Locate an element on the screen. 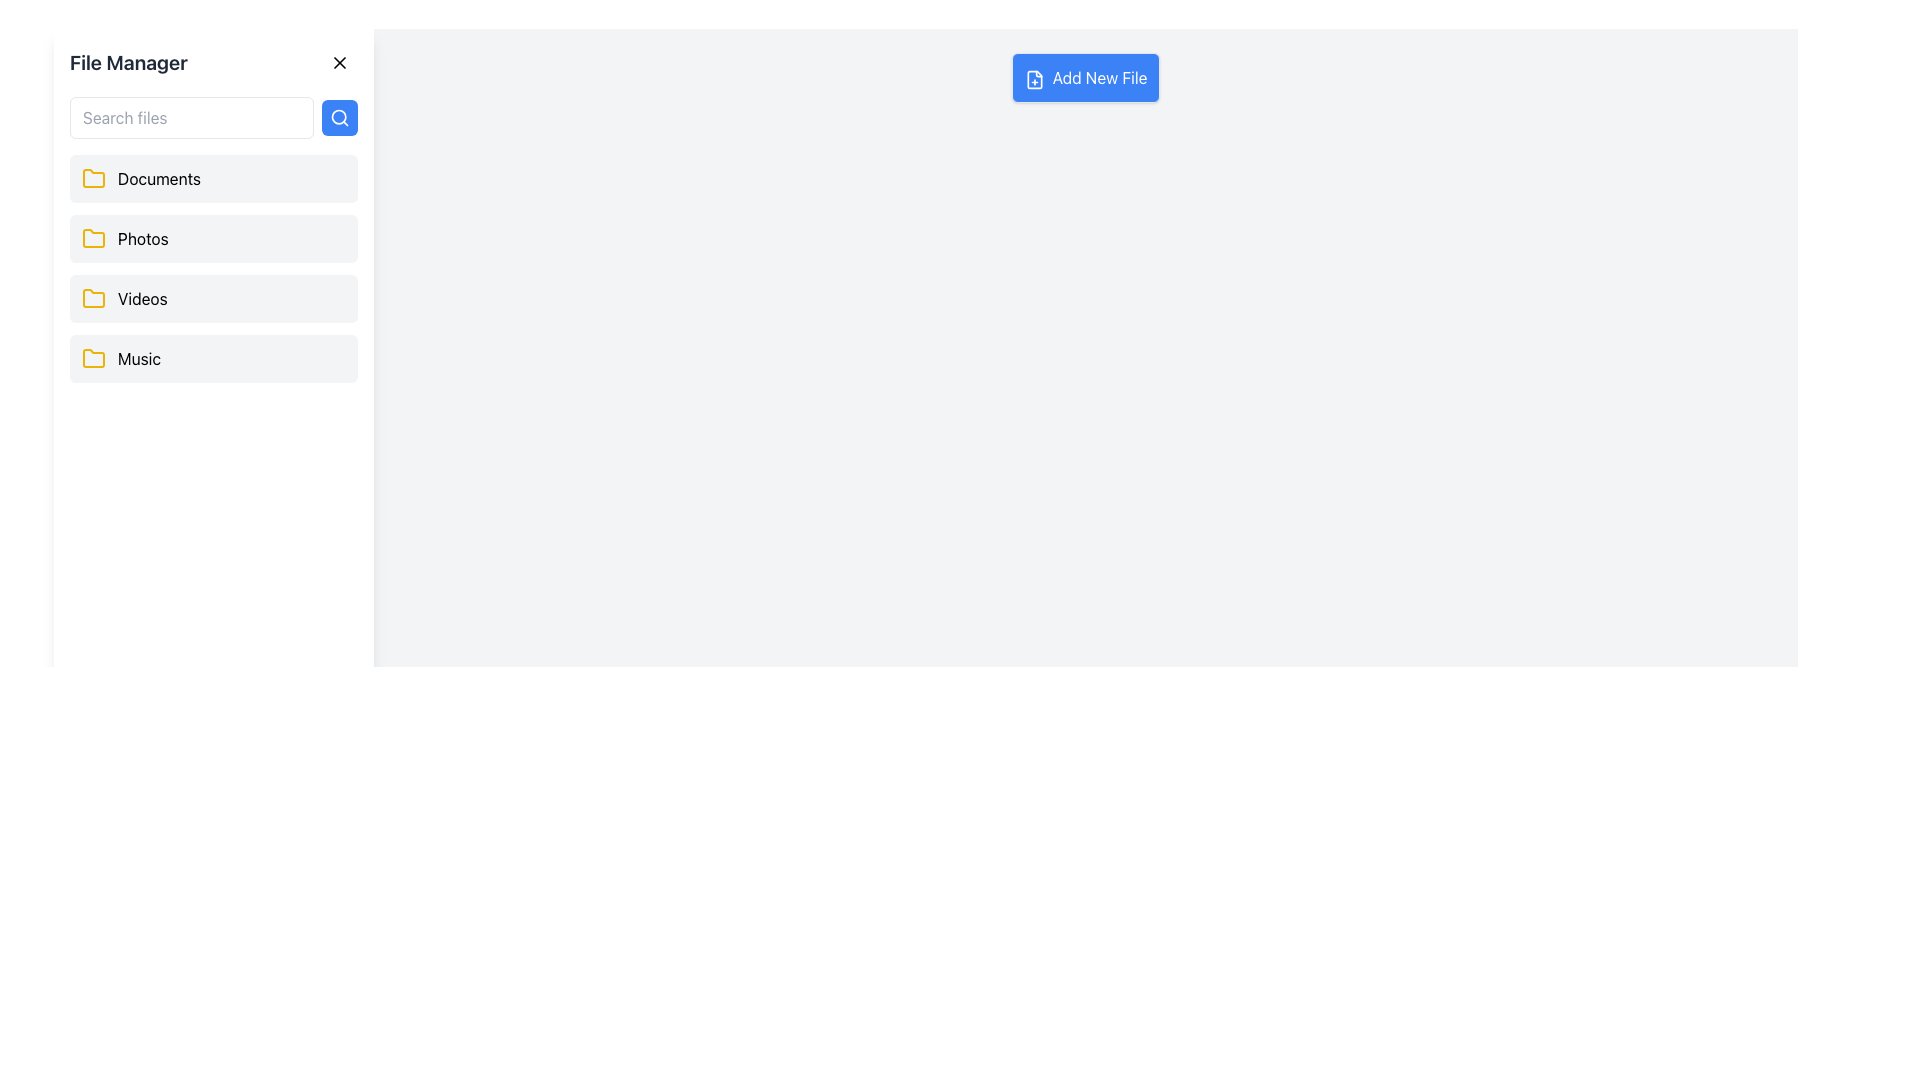  the Close Icon located in the top right corner of the left sidebar panel is located at coordinates (340, 61).